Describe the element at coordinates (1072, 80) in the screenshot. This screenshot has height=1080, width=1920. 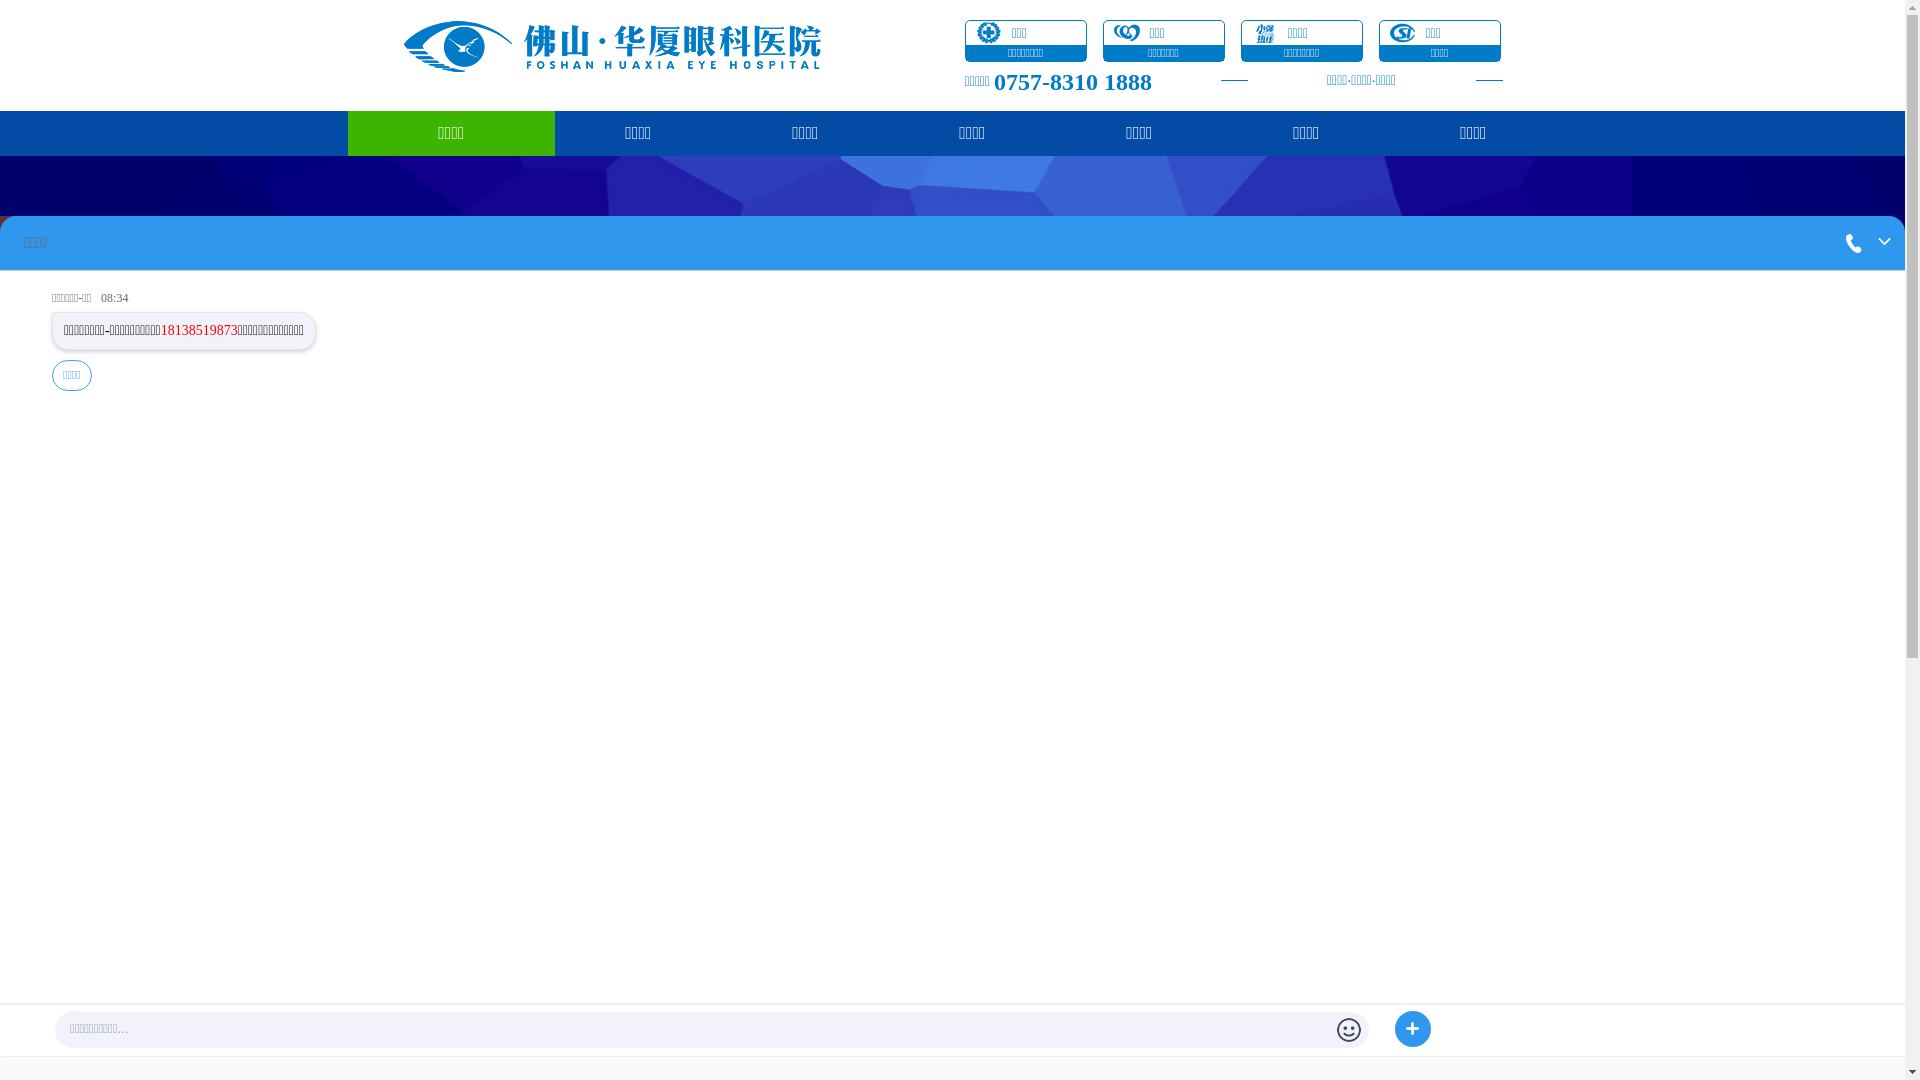
I see `'0757-8310 1888'` at that location.